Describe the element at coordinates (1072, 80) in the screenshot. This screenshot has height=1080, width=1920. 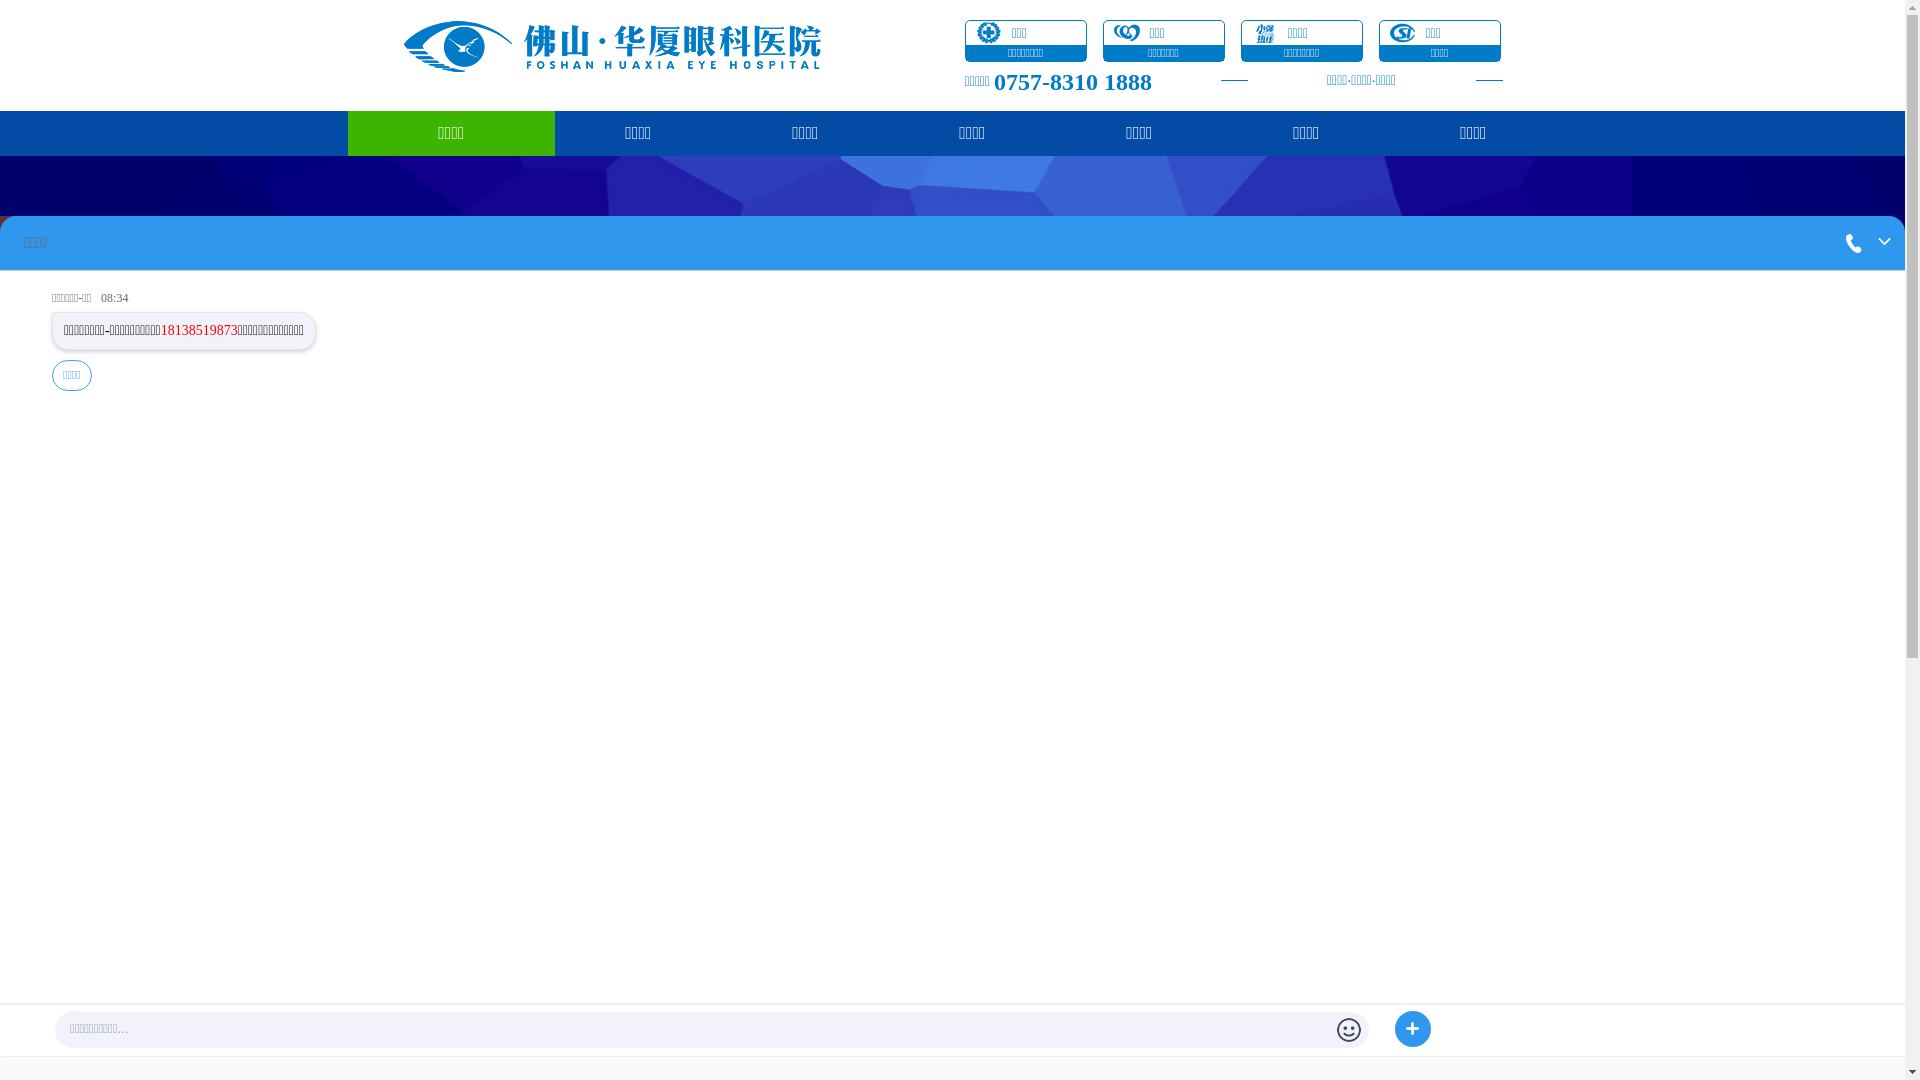
I see `'0757-8310 1888'` at that location.